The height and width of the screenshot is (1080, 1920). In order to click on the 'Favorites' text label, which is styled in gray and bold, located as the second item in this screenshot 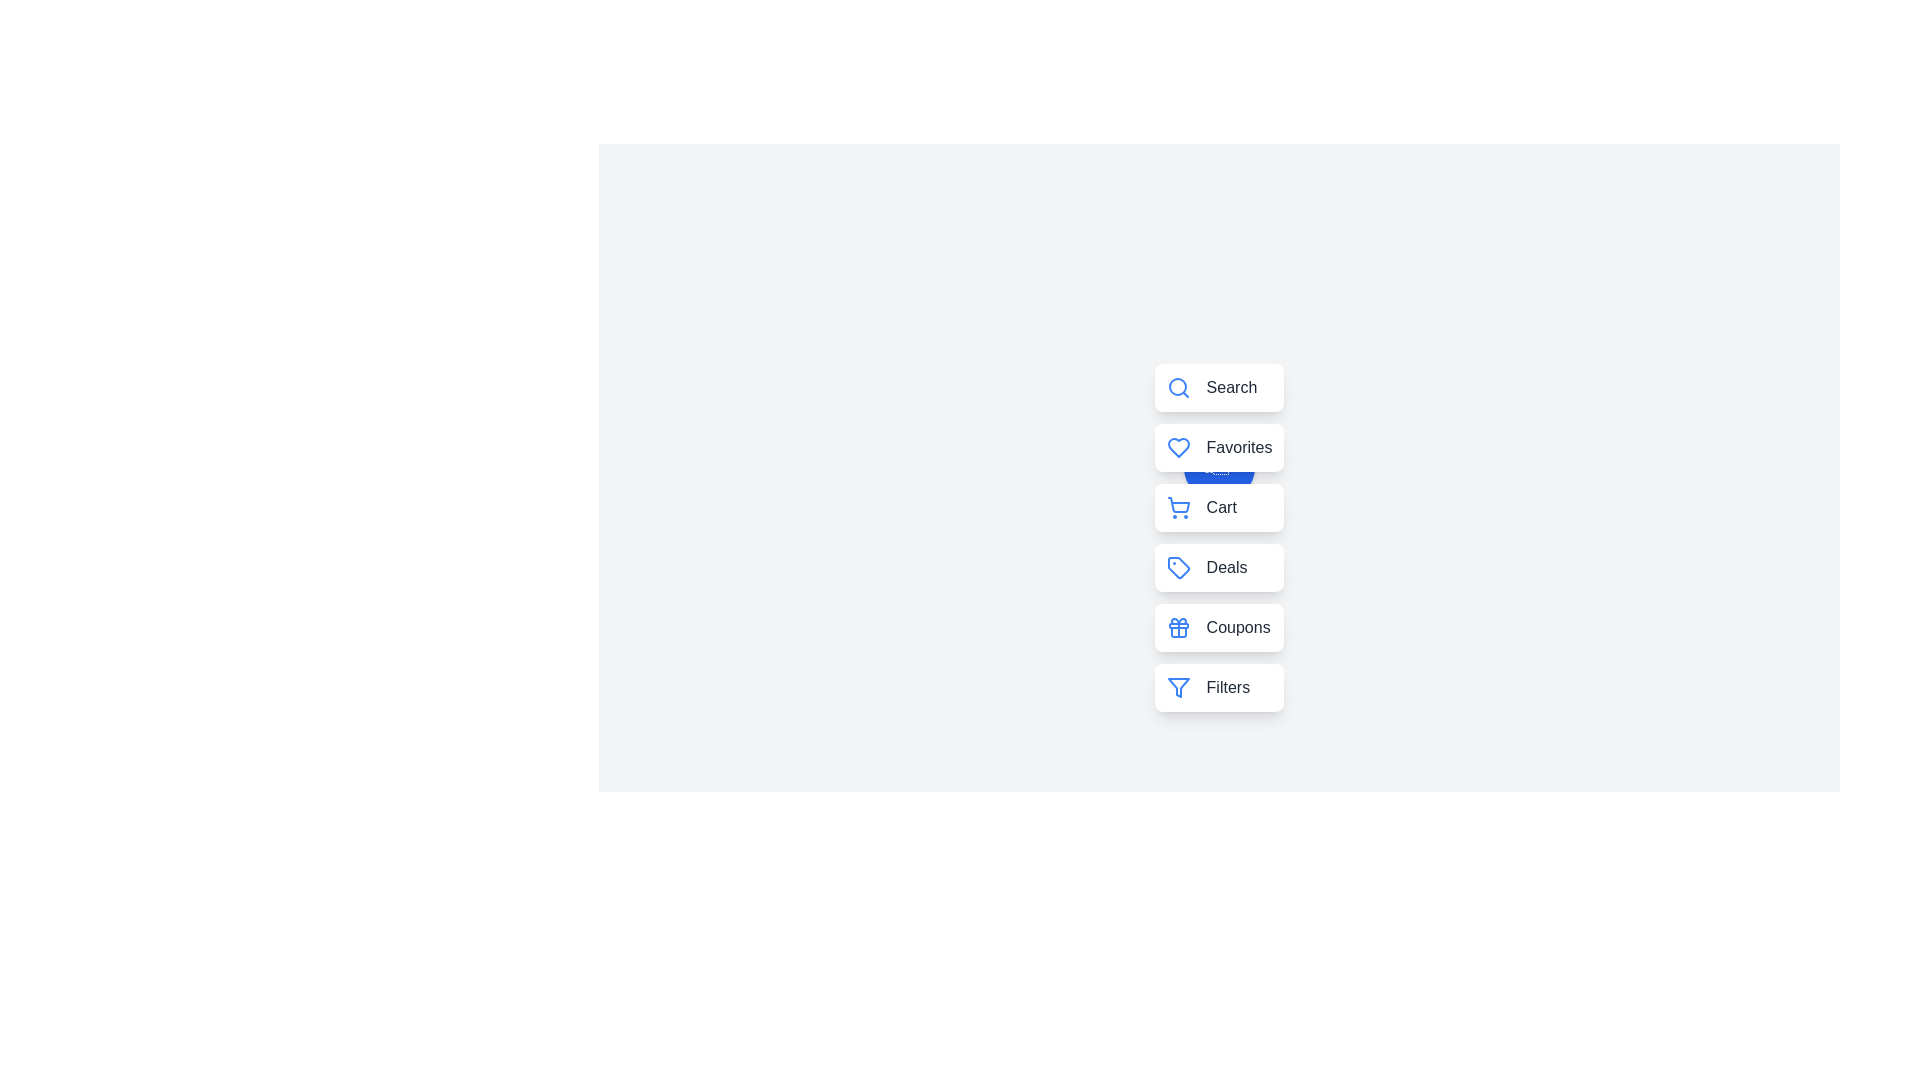, I will do `click(1238, 446)`.